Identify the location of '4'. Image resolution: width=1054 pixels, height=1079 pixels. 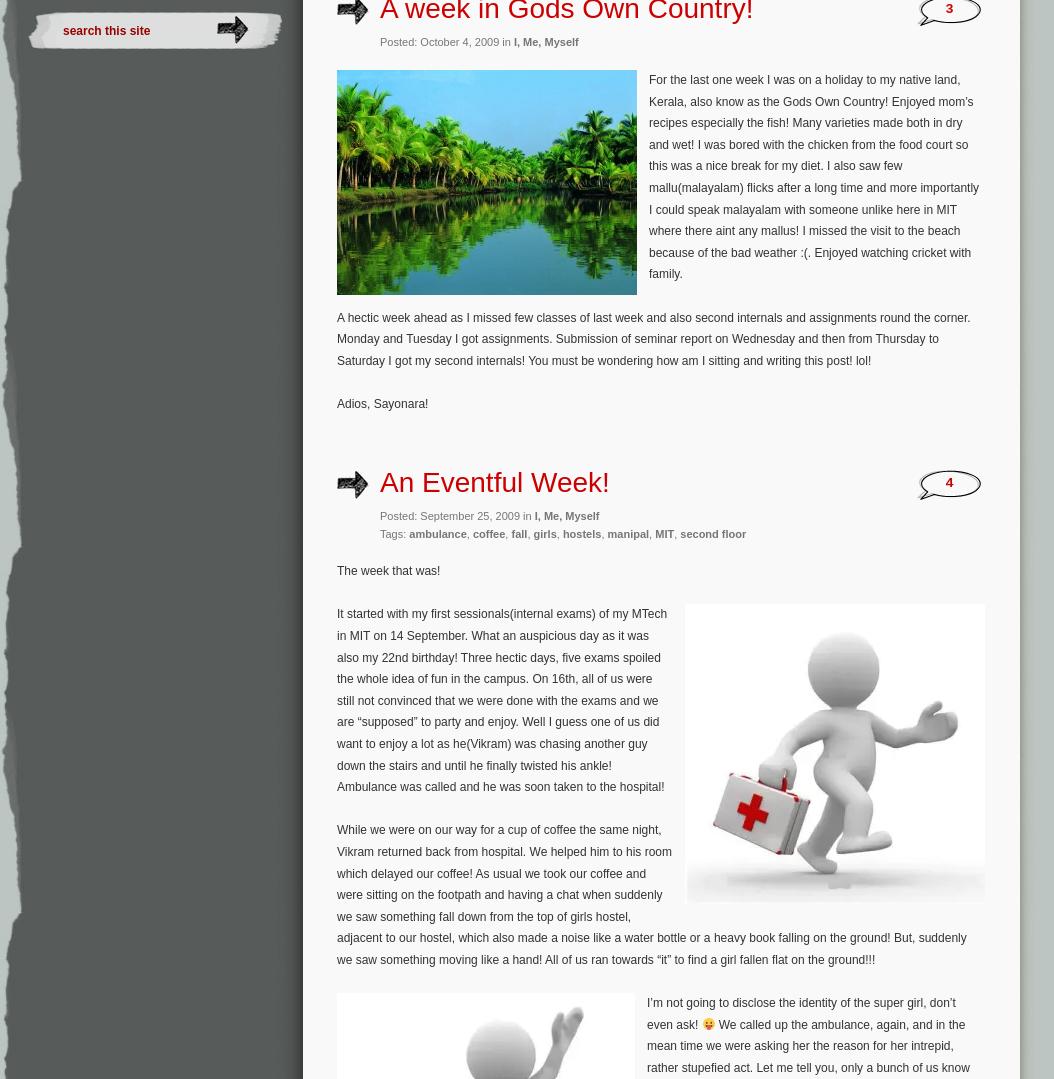
(949, 481).